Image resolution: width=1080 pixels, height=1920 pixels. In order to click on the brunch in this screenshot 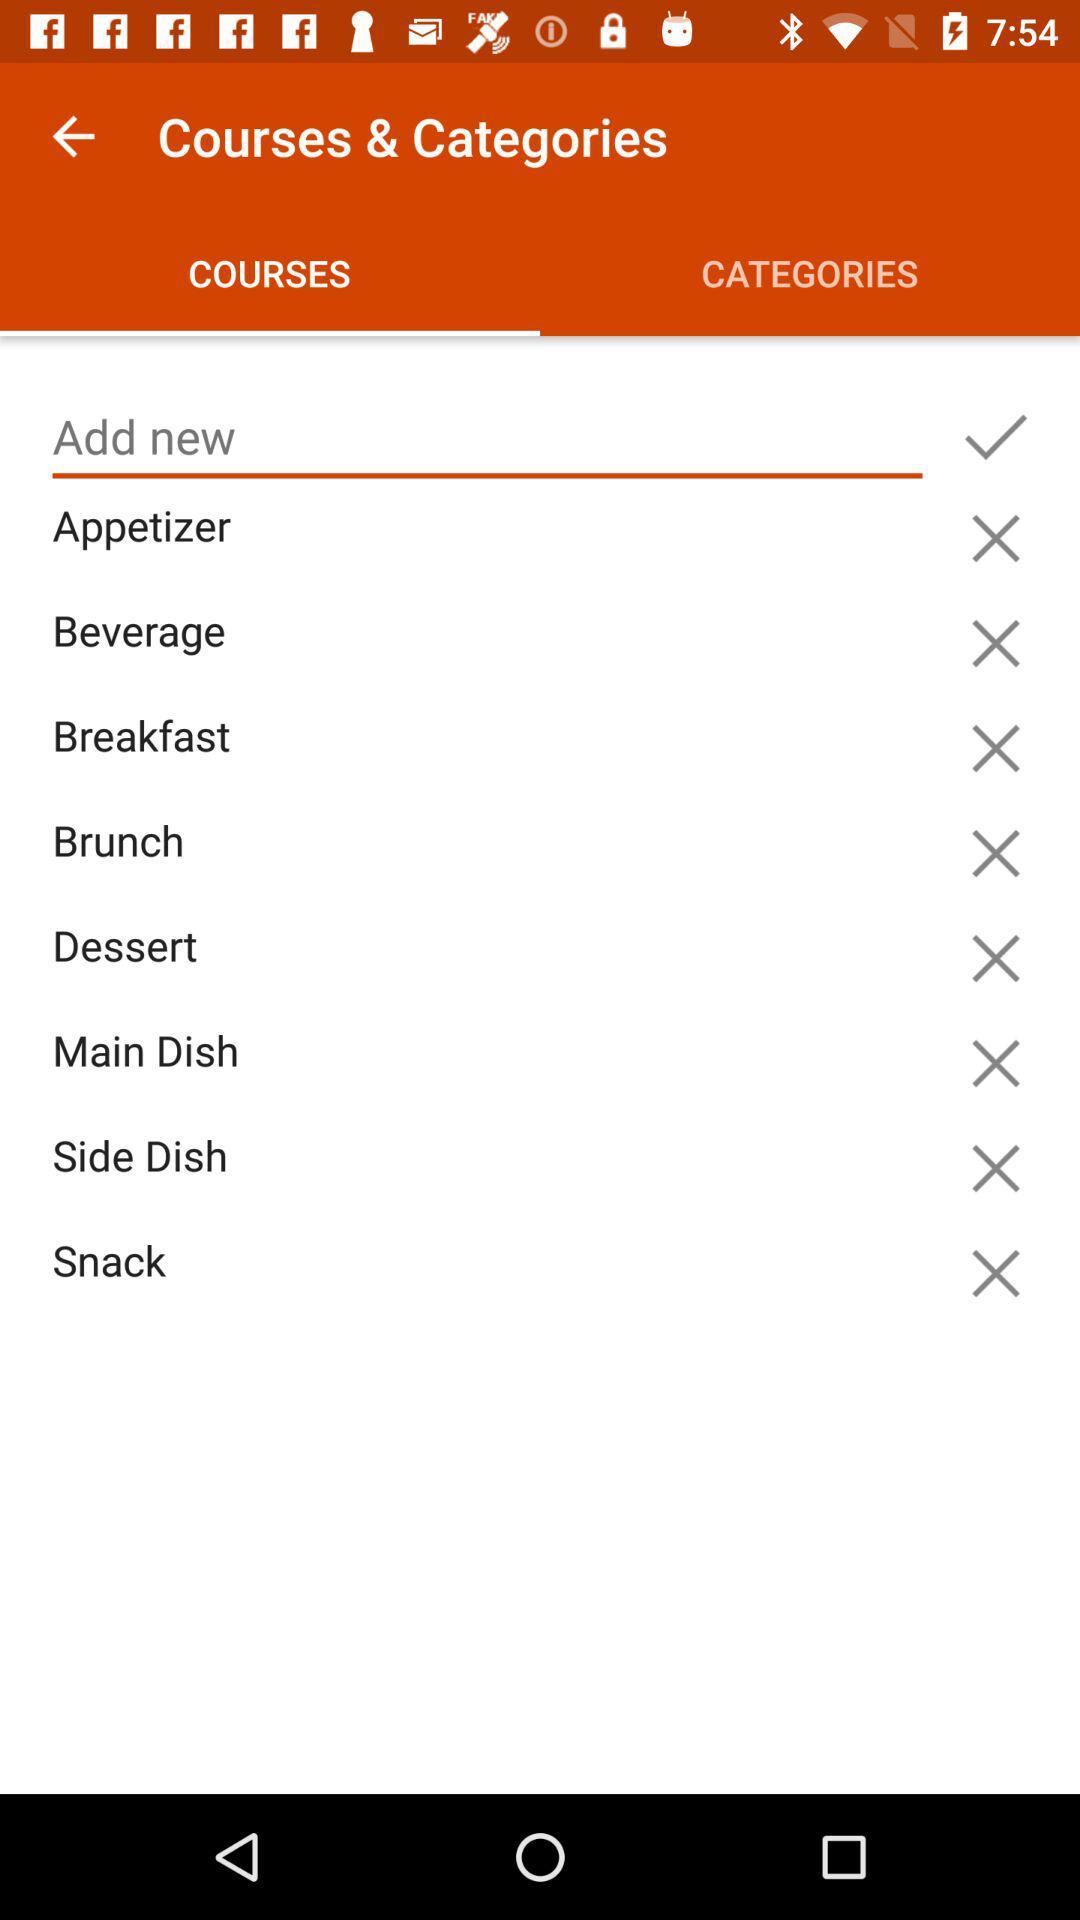, I will do `click(492, 864)`.